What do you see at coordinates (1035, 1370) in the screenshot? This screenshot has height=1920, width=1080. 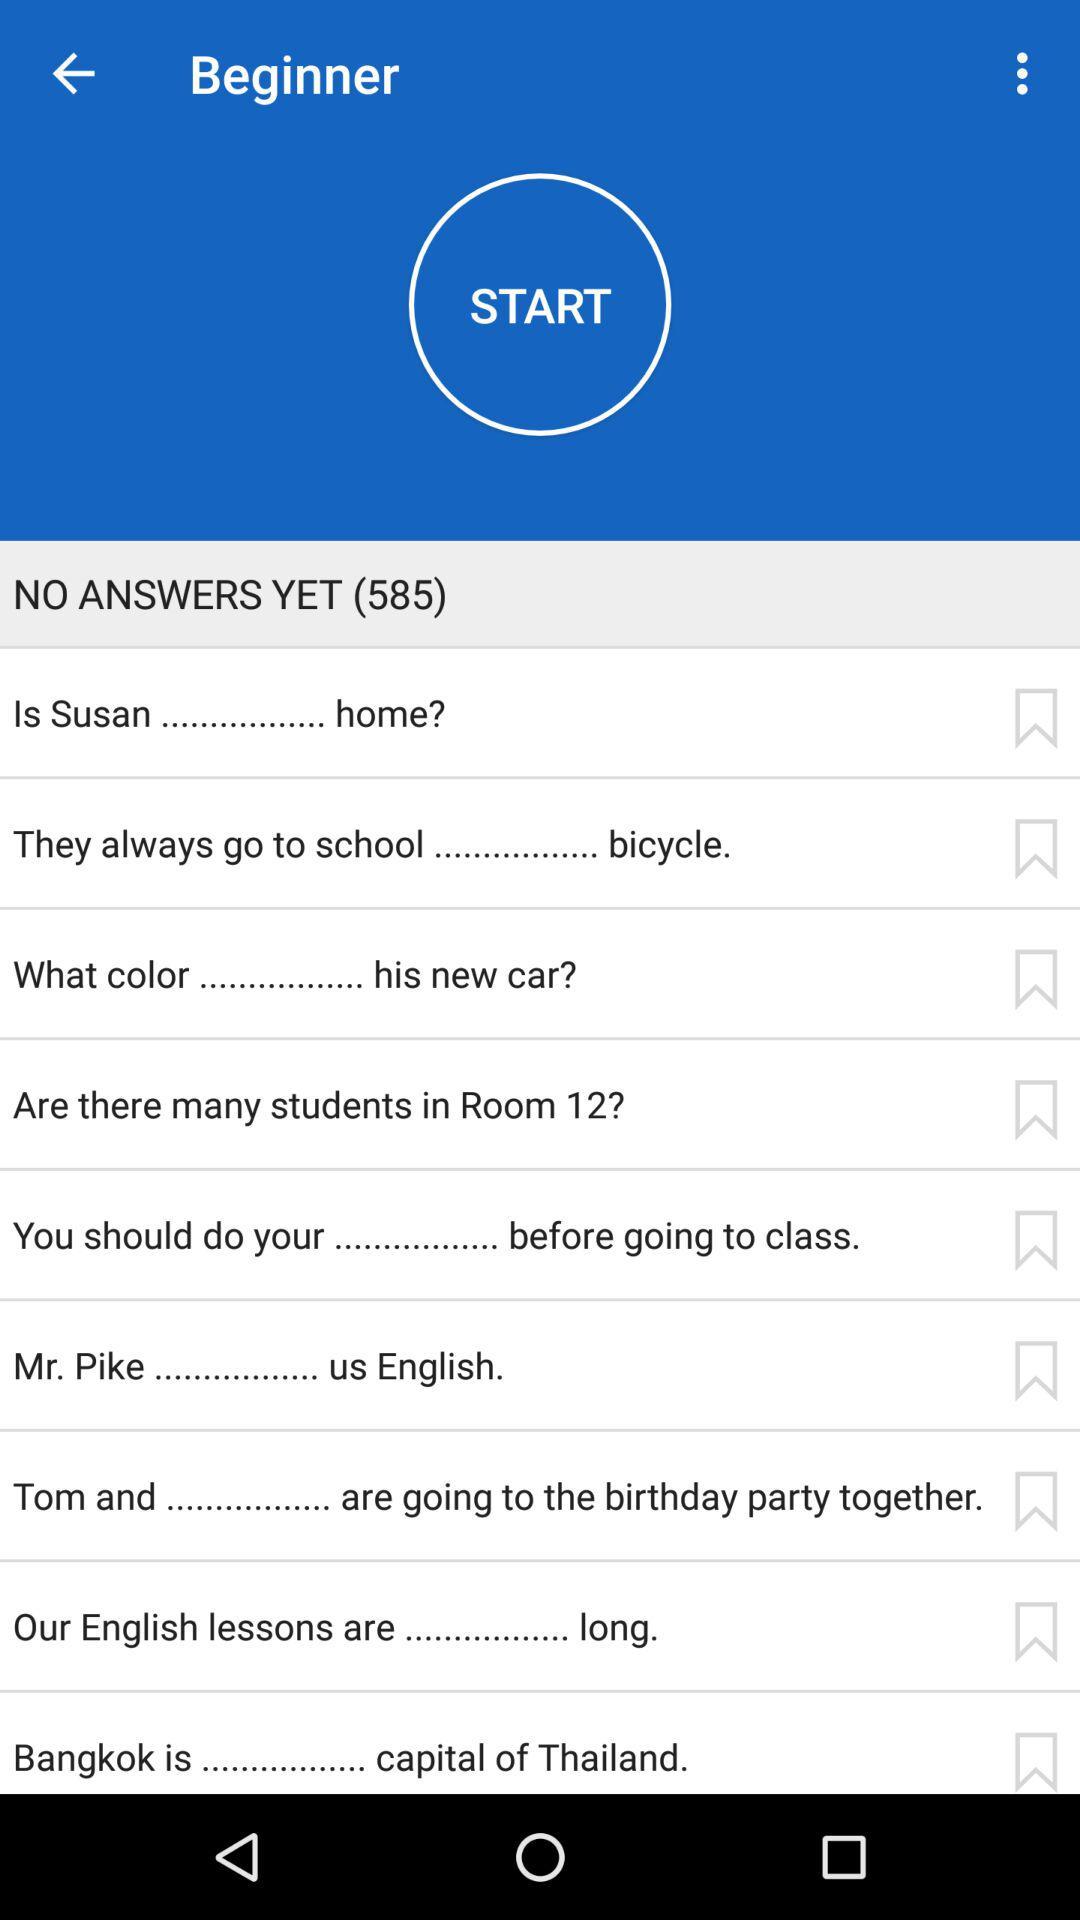 I see `for later` at bounding box center [1035, 1370].